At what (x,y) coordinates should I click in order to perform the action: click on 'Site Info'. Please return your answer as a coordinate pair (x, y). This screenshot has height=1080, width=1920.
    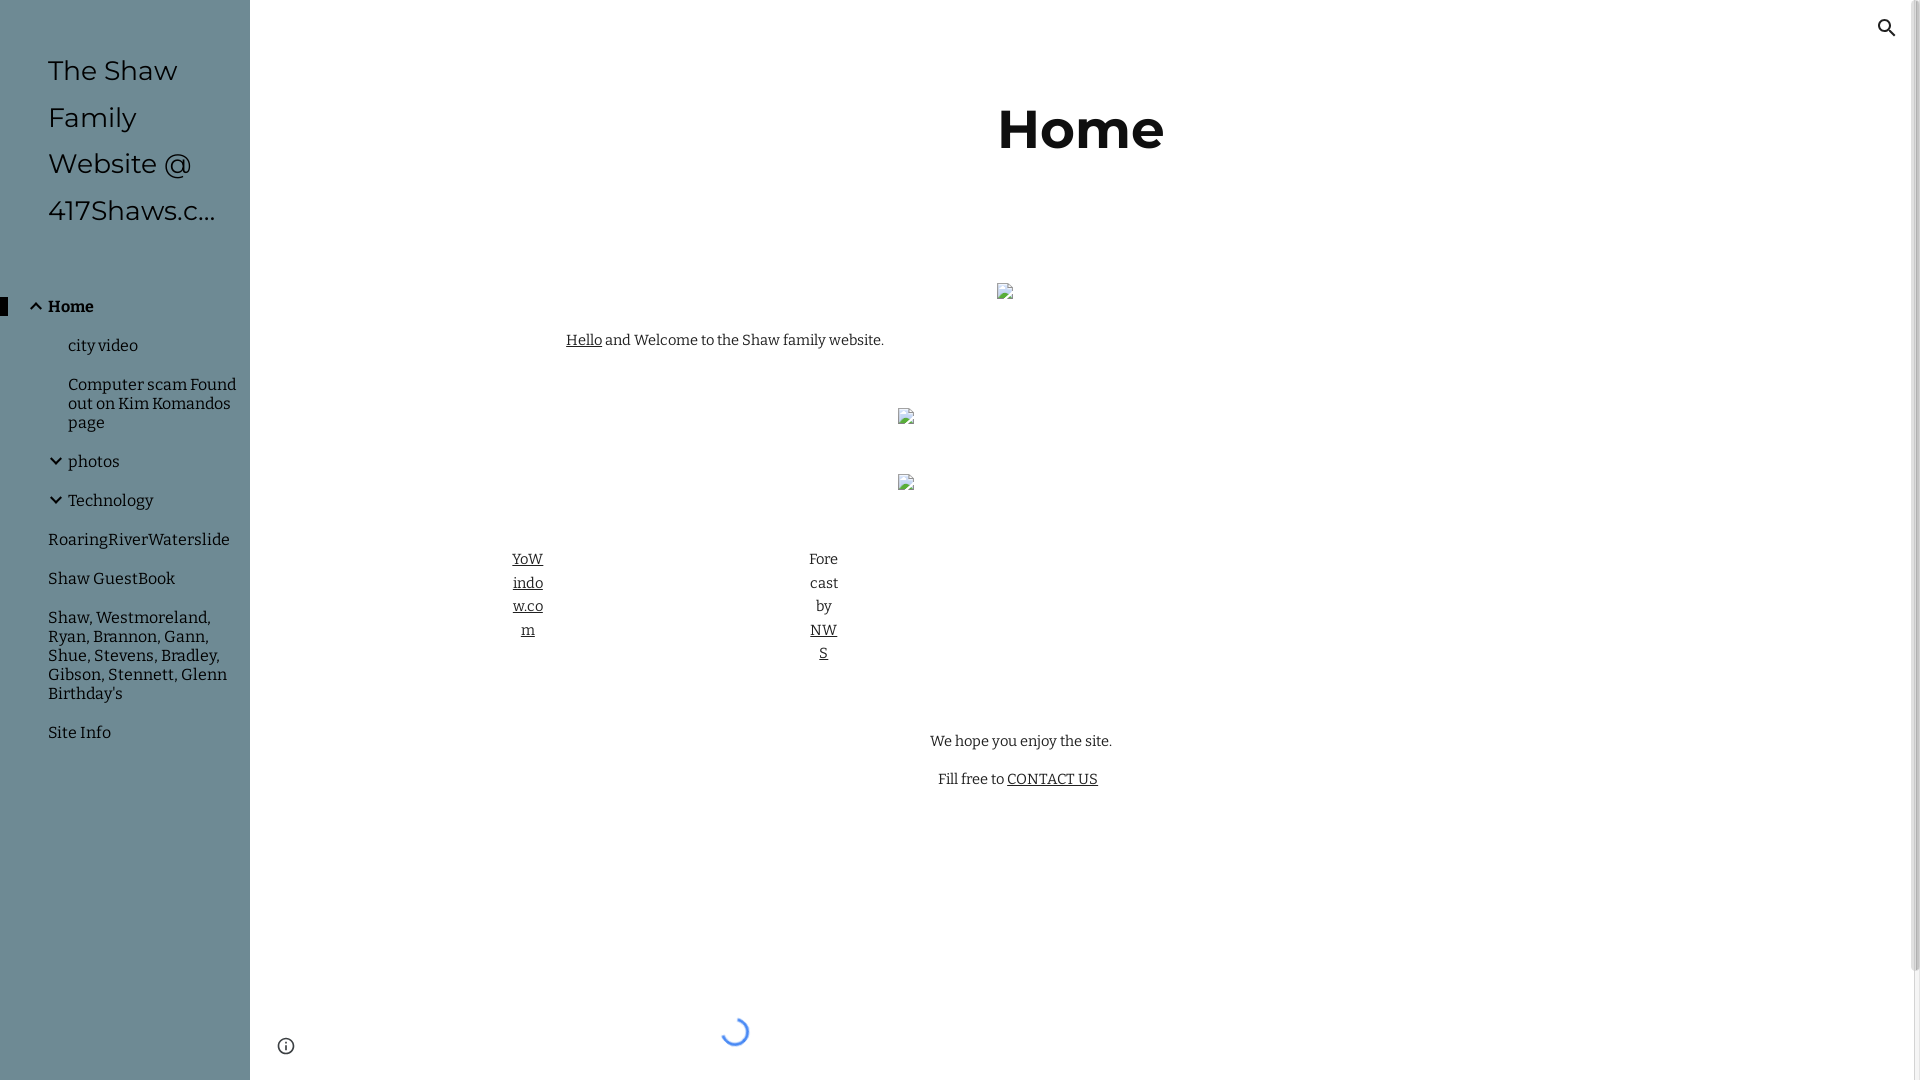
    Looking at the image, I should click on (139, 732).